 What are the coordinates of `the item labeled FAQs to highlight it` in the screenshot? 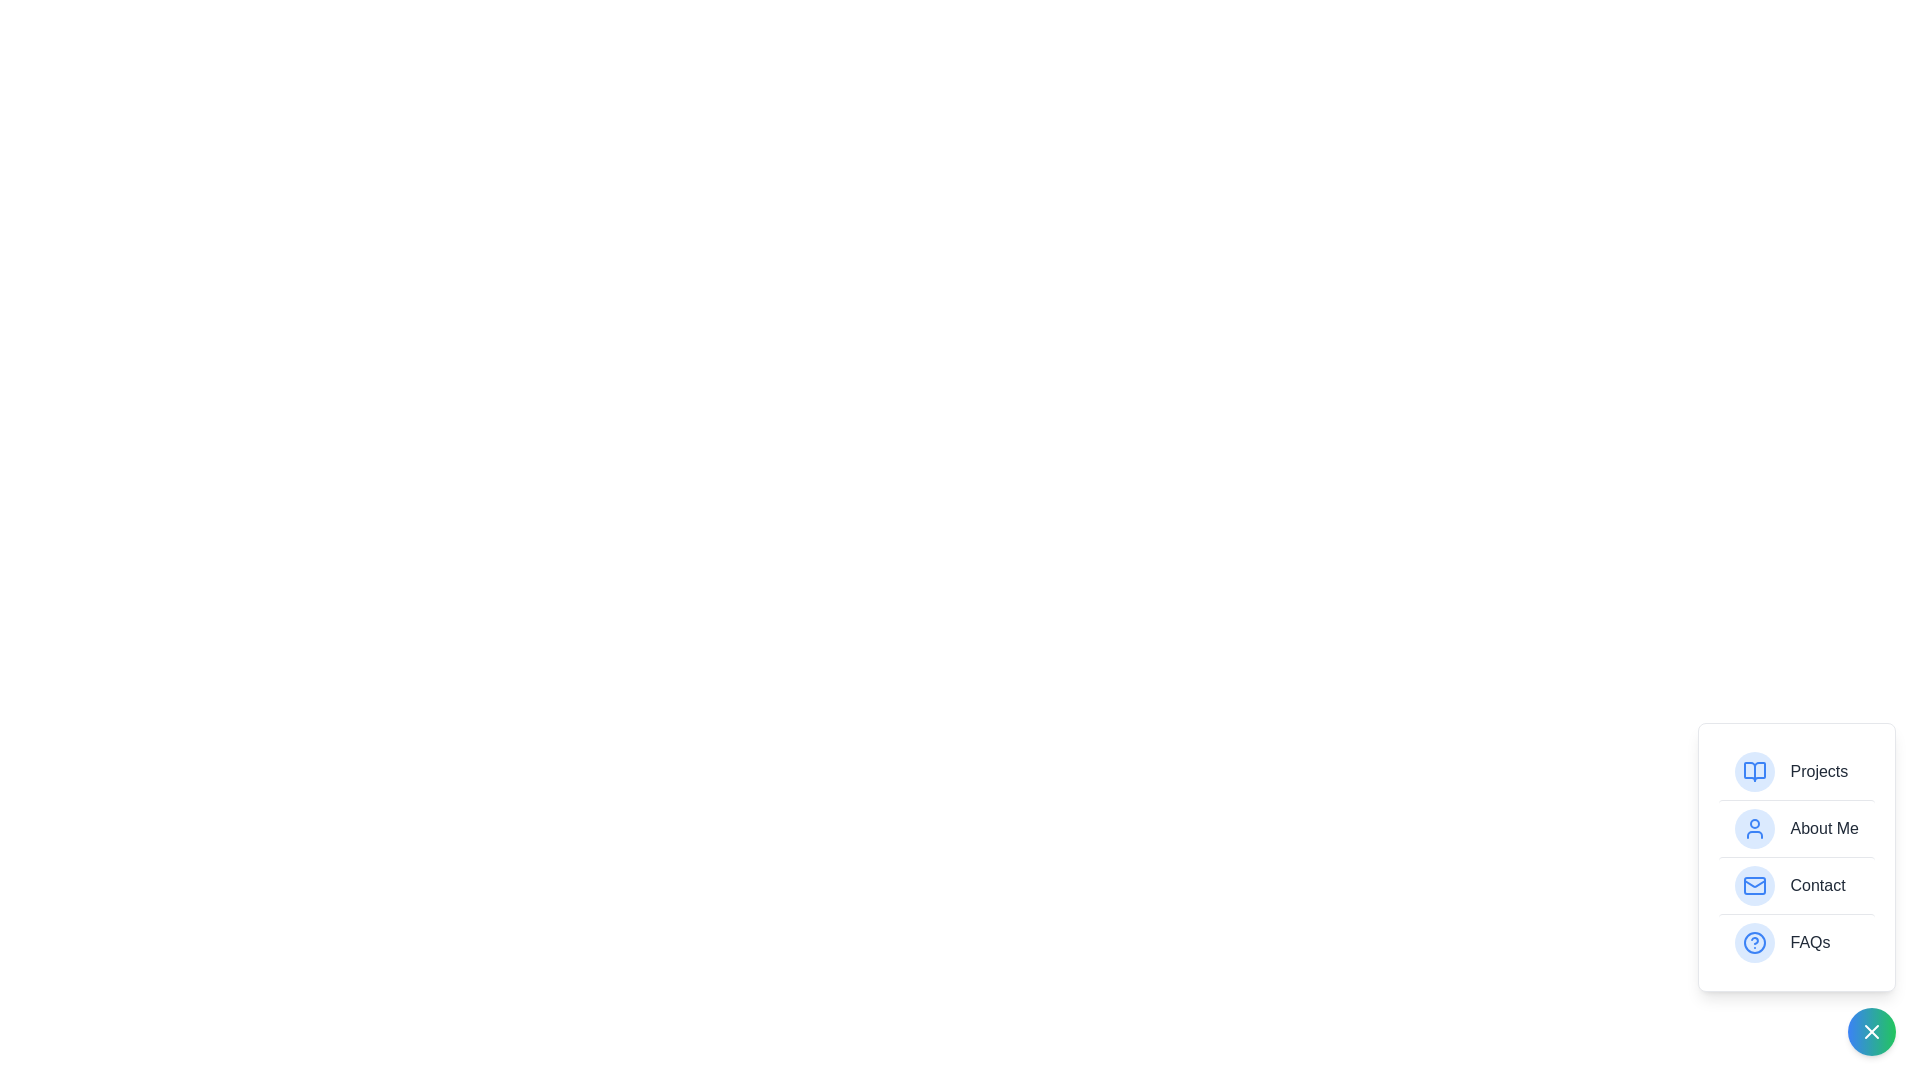 It's located at (1796, 942).